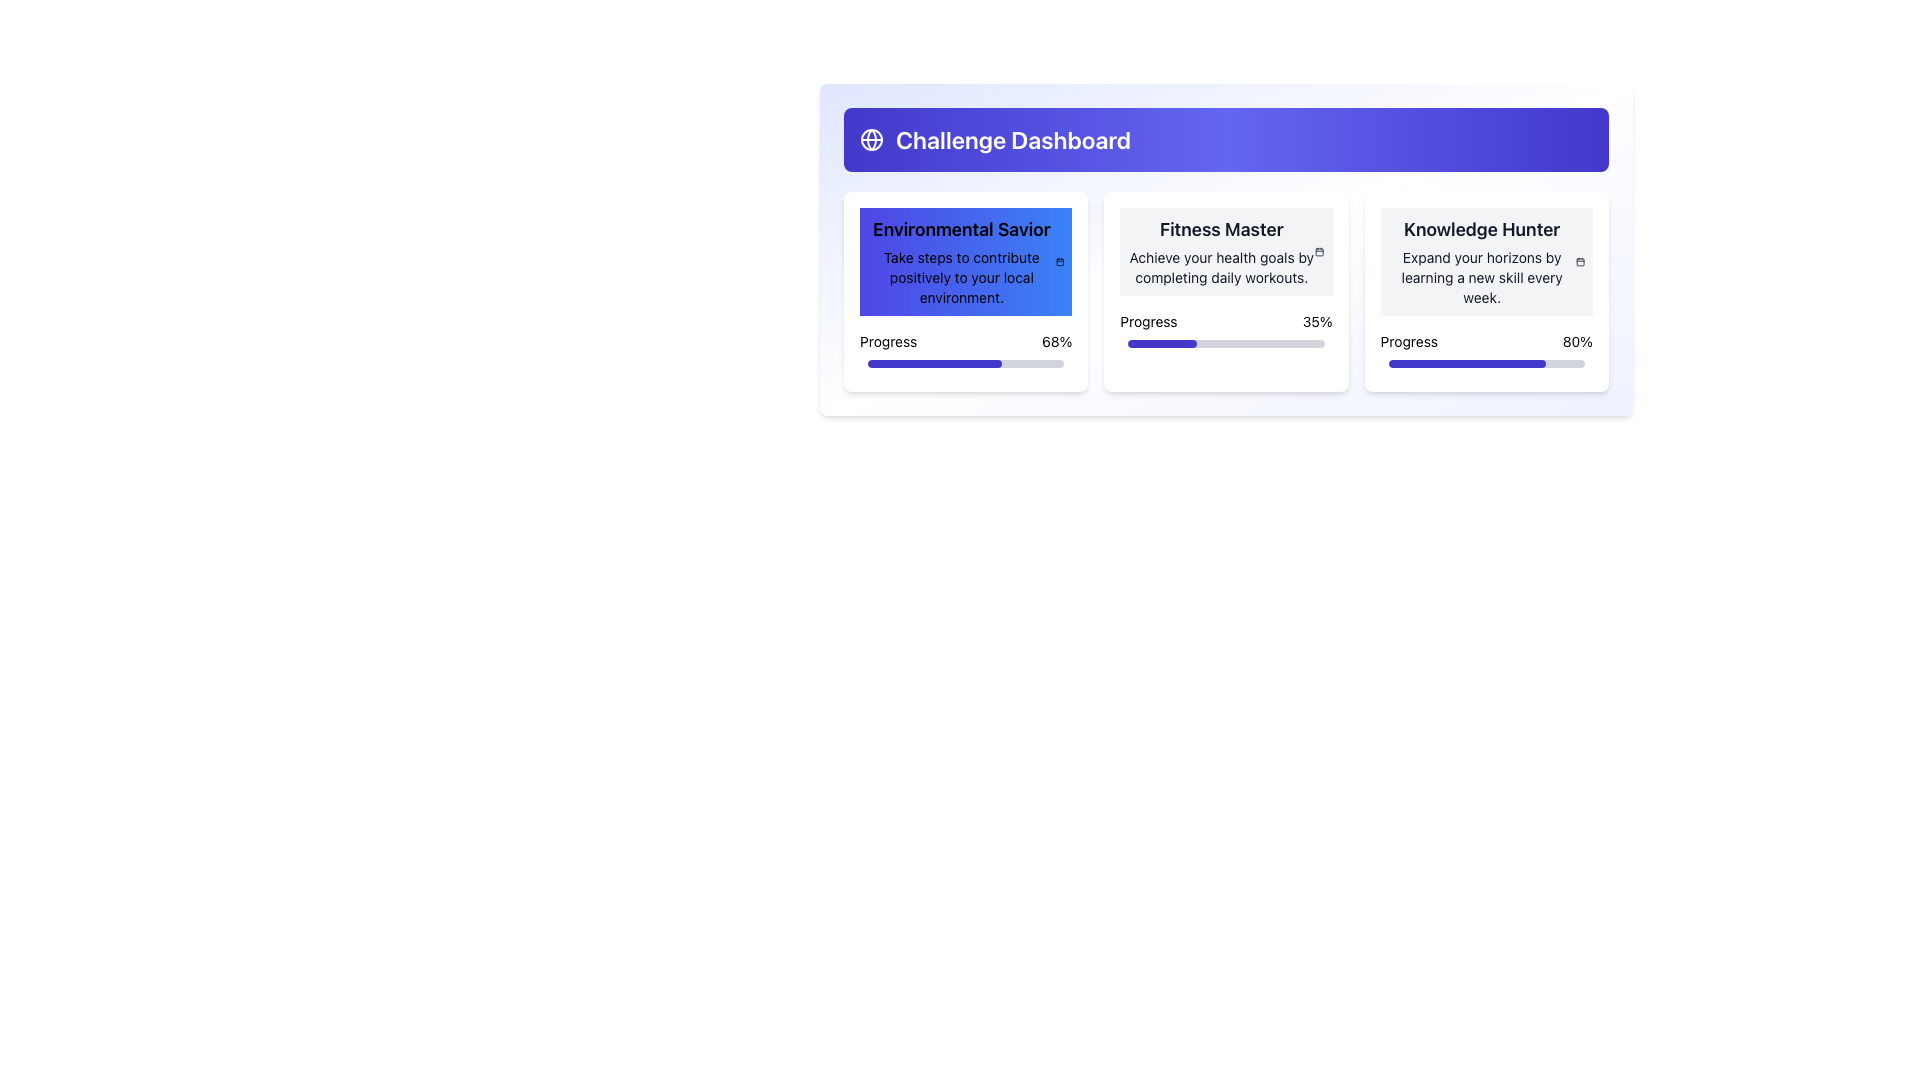 This screenshot has width=1920, height=1080. Describe the element at coordinates (1486, 363) in the screenshot. I see `the Progress Bar located beneath the 'Progress' label and the numeric '80%' in the 'Knowledge Hunter' section` at that location.